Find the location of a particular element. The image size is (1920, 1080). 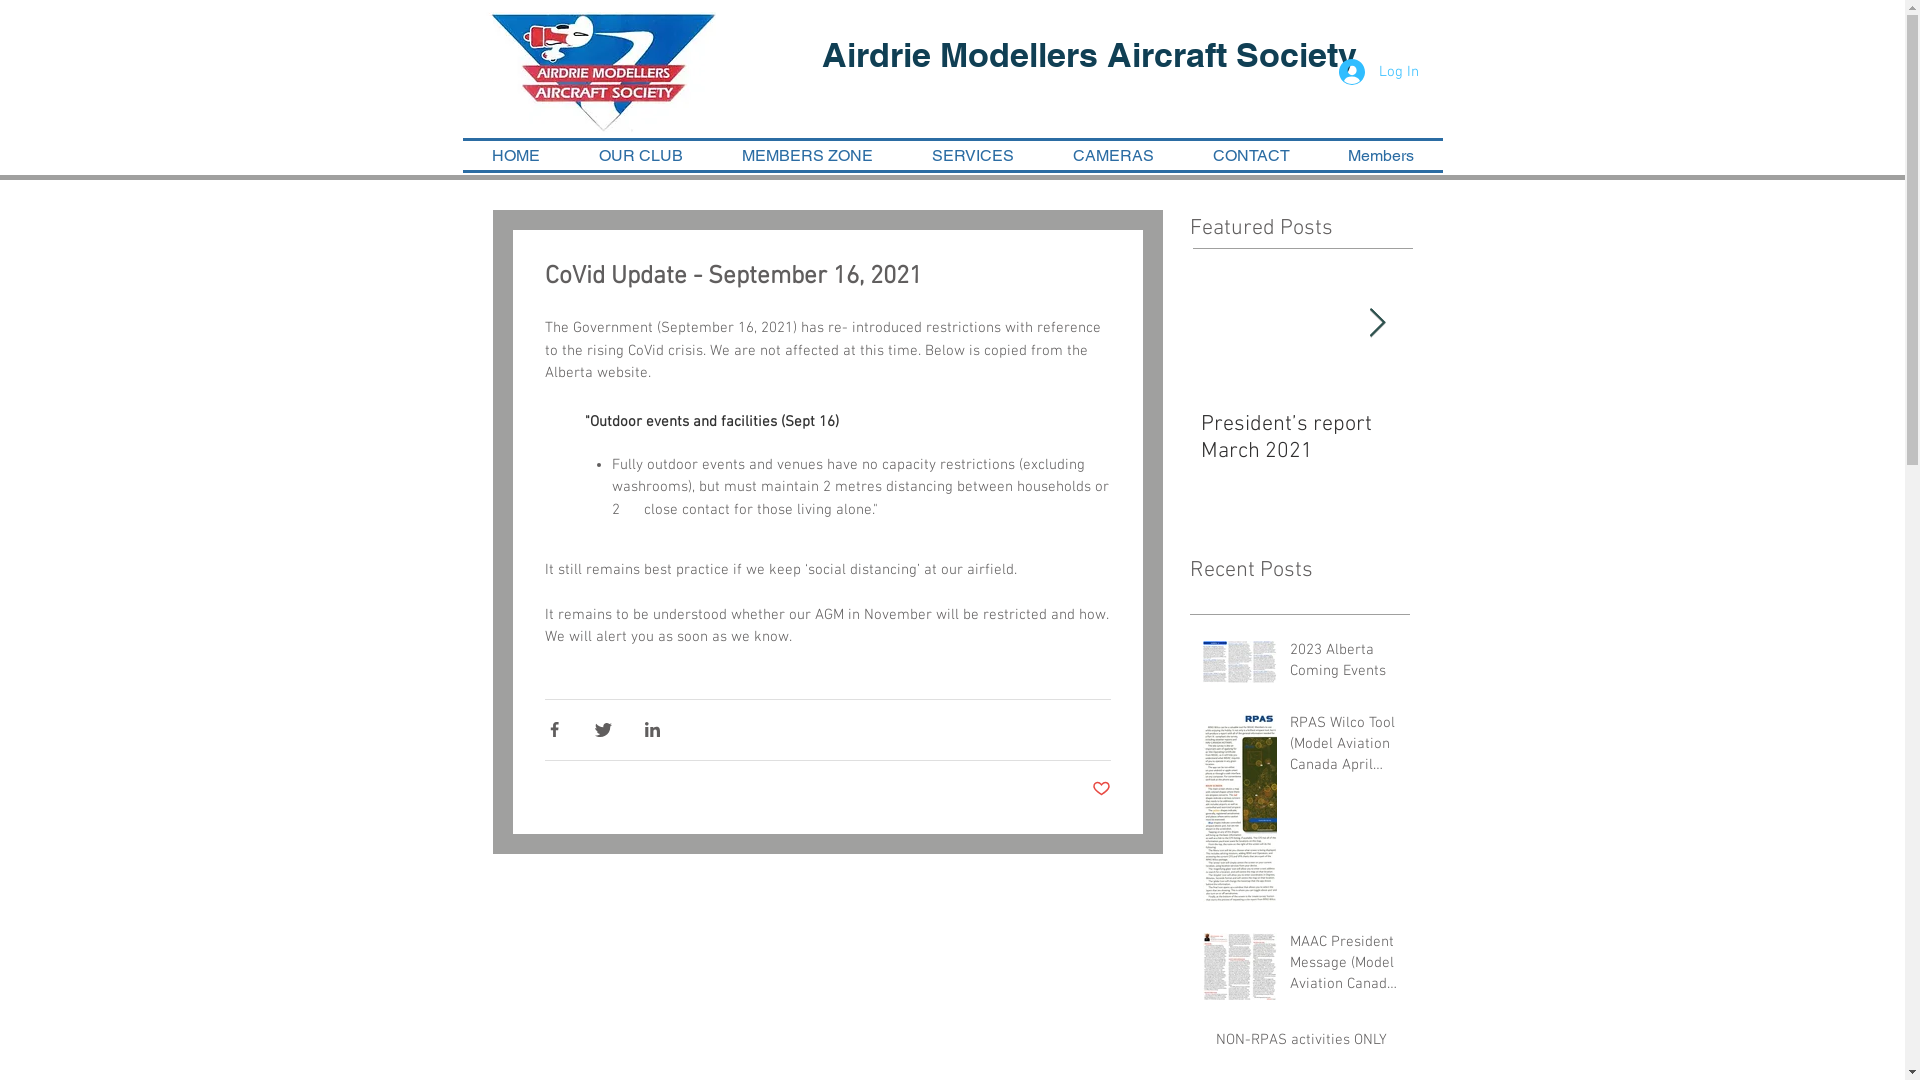

'Log In' is located at coordinates (1376, 71).